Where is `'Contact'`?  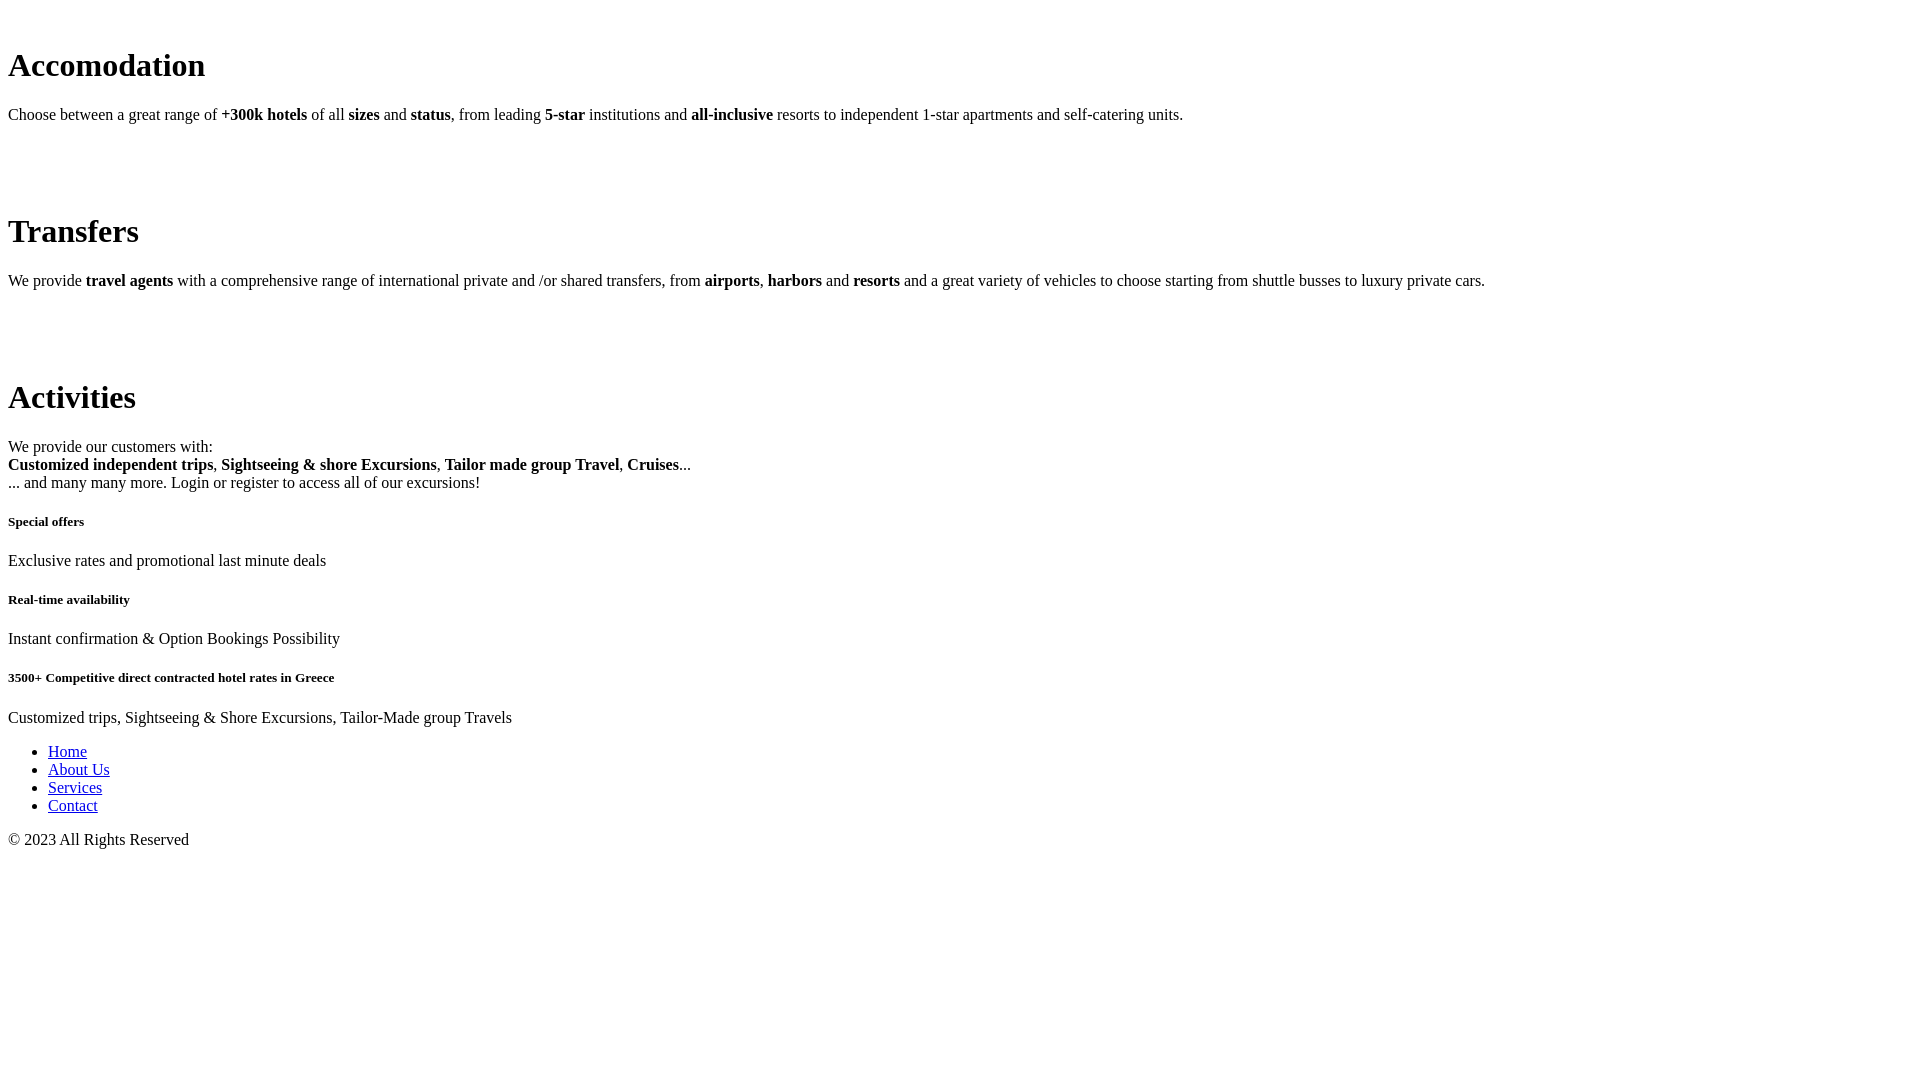
'Contact' is located at coordinates (72, 804).